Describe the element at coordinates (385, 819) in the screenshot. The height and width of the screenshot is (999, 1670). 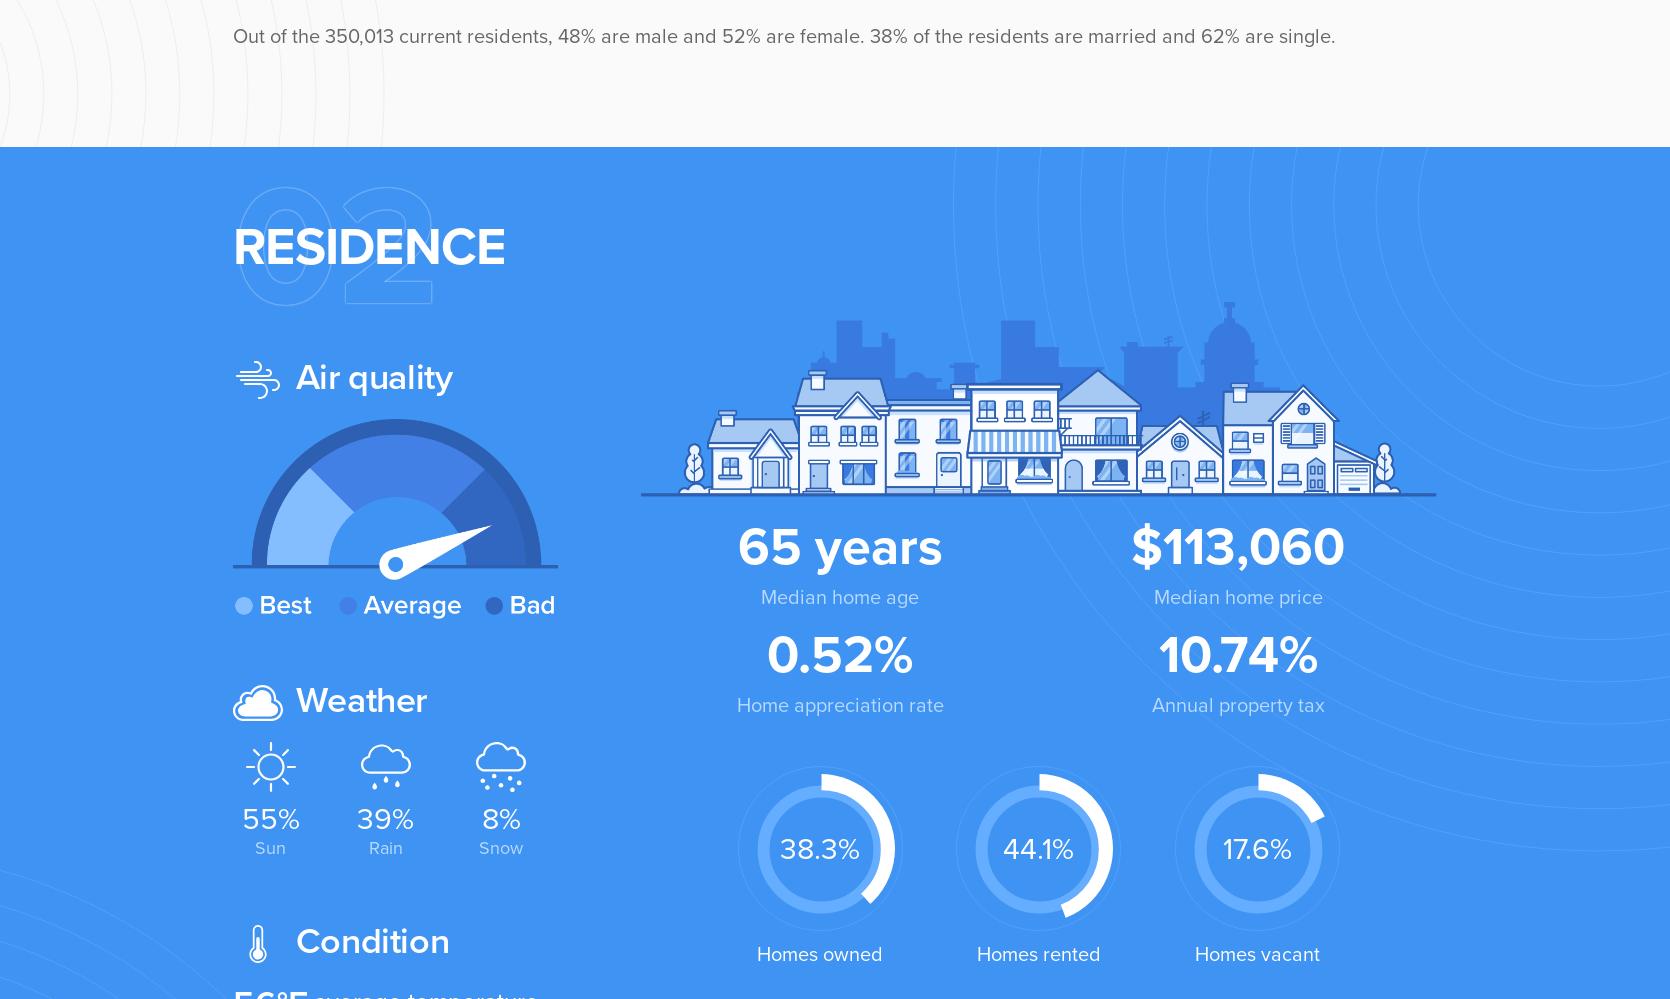
I see `'39%'` at that location.